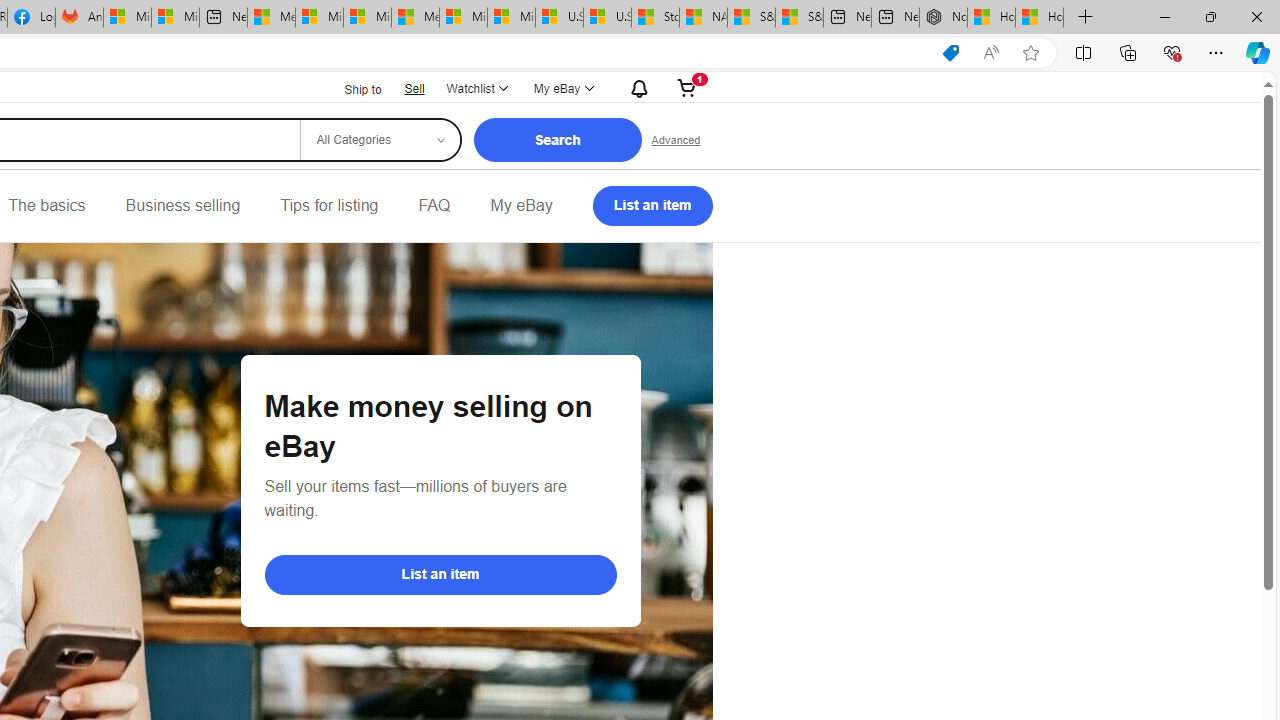 This screenshot has width=1280, height=720. I want to click on 'Sell', so click(413, 86).